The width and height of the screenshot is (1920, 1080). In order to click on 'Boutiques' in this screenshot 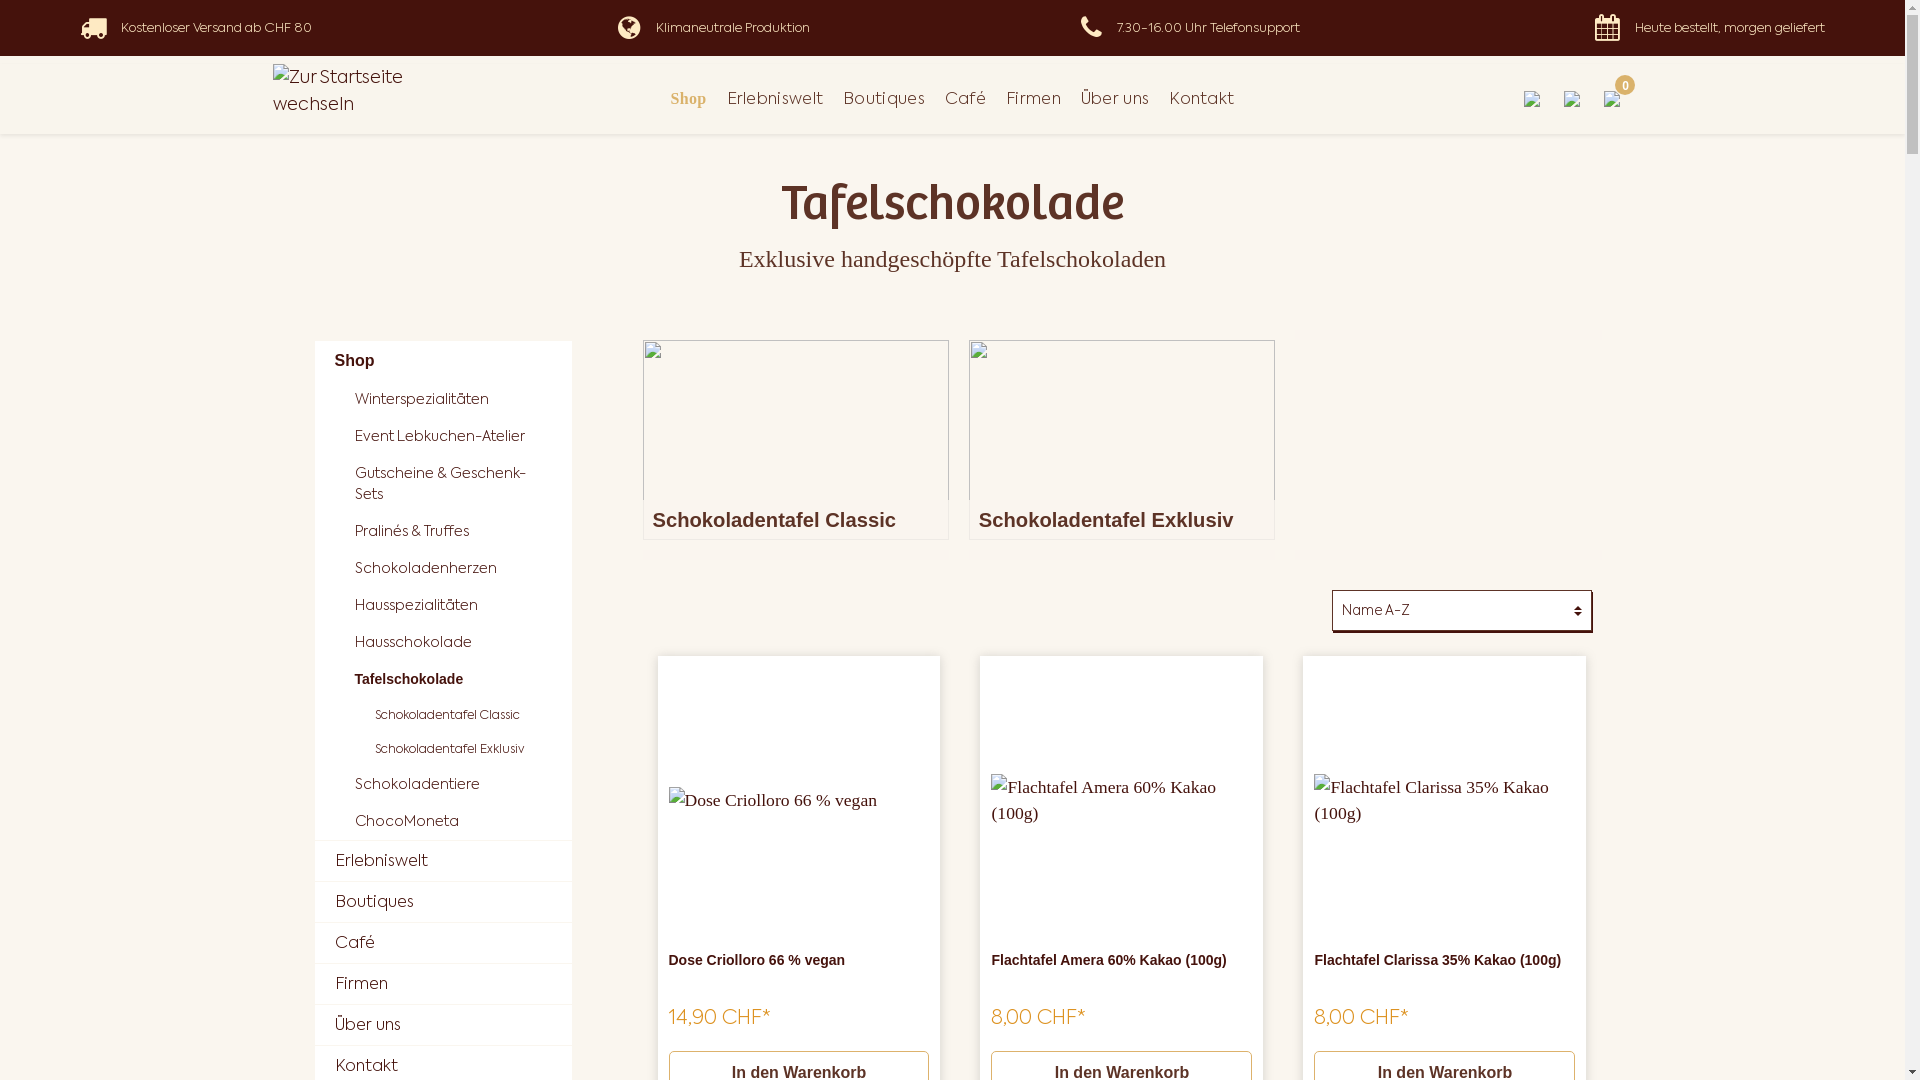, I will do `click(441, 902)`.